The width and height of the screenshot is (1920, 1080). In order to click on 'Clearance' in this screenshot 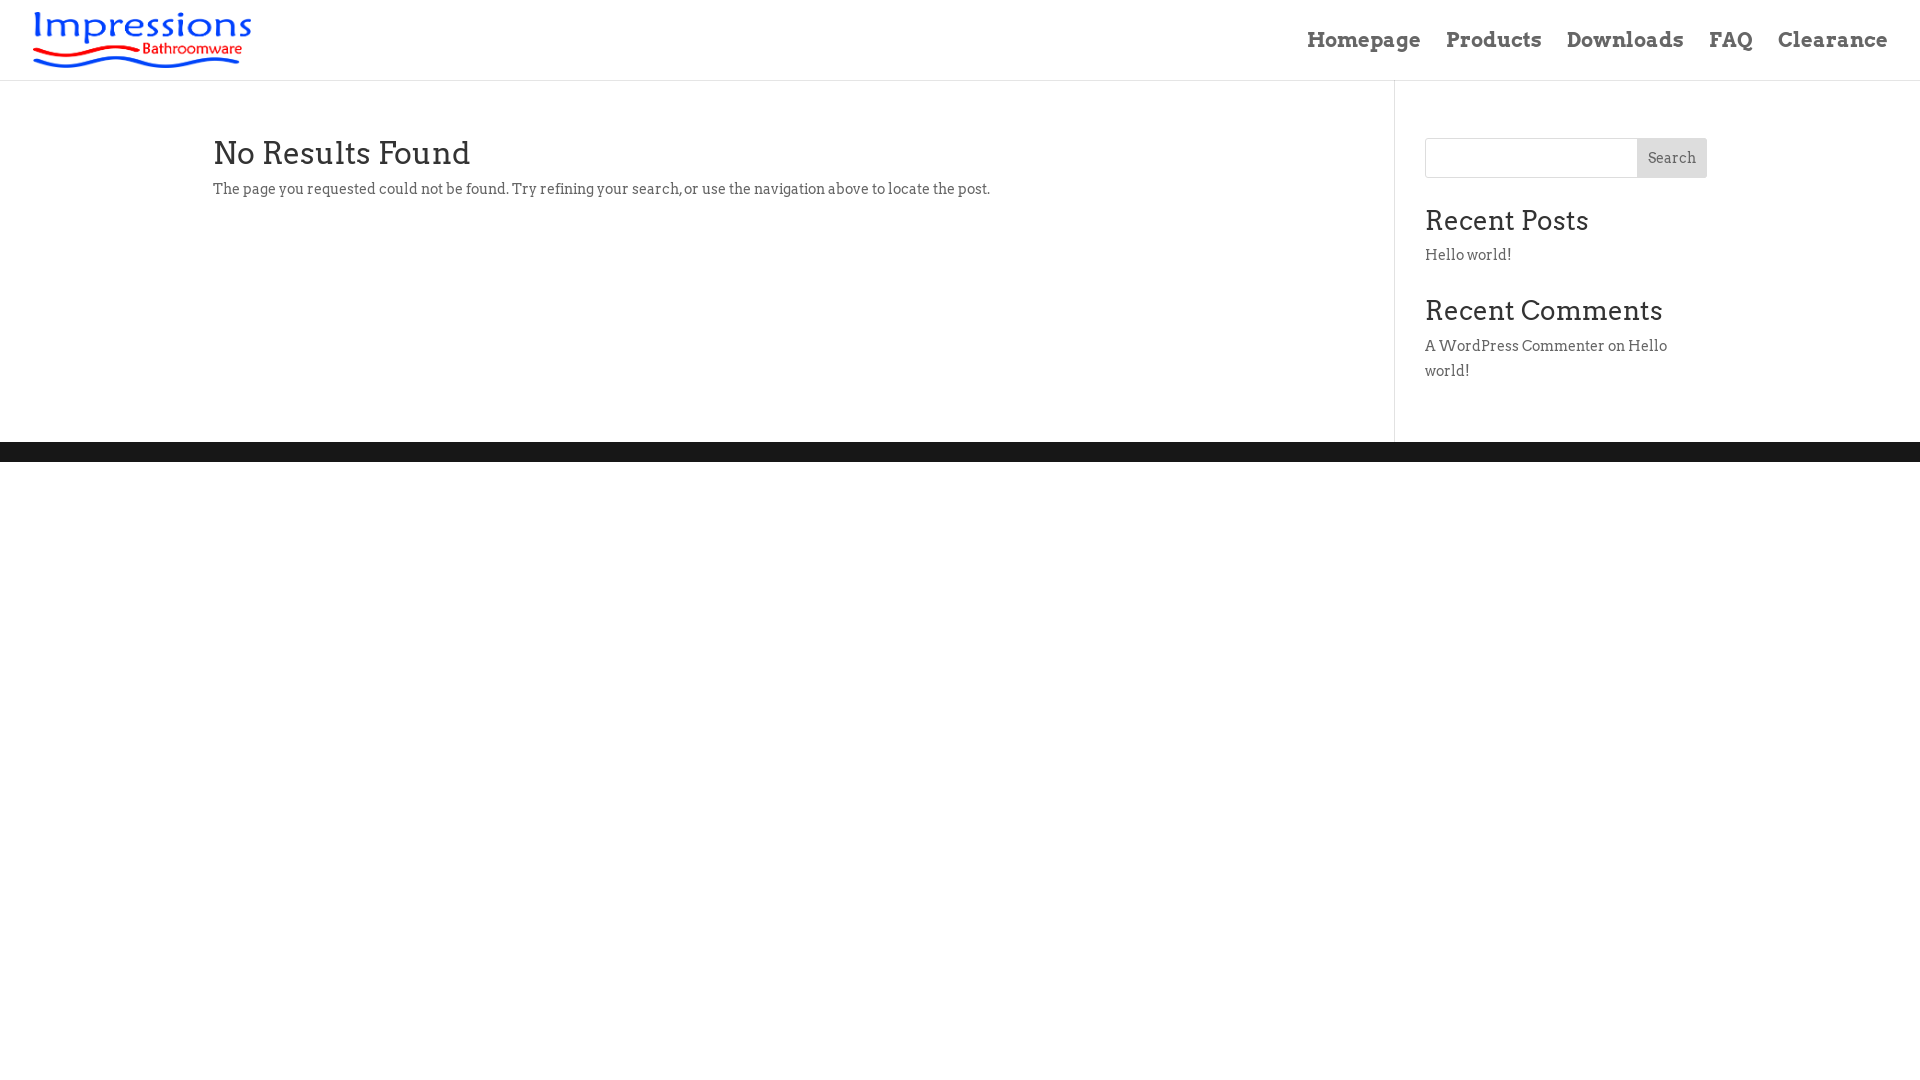, I will do `click(1833, 55)`.